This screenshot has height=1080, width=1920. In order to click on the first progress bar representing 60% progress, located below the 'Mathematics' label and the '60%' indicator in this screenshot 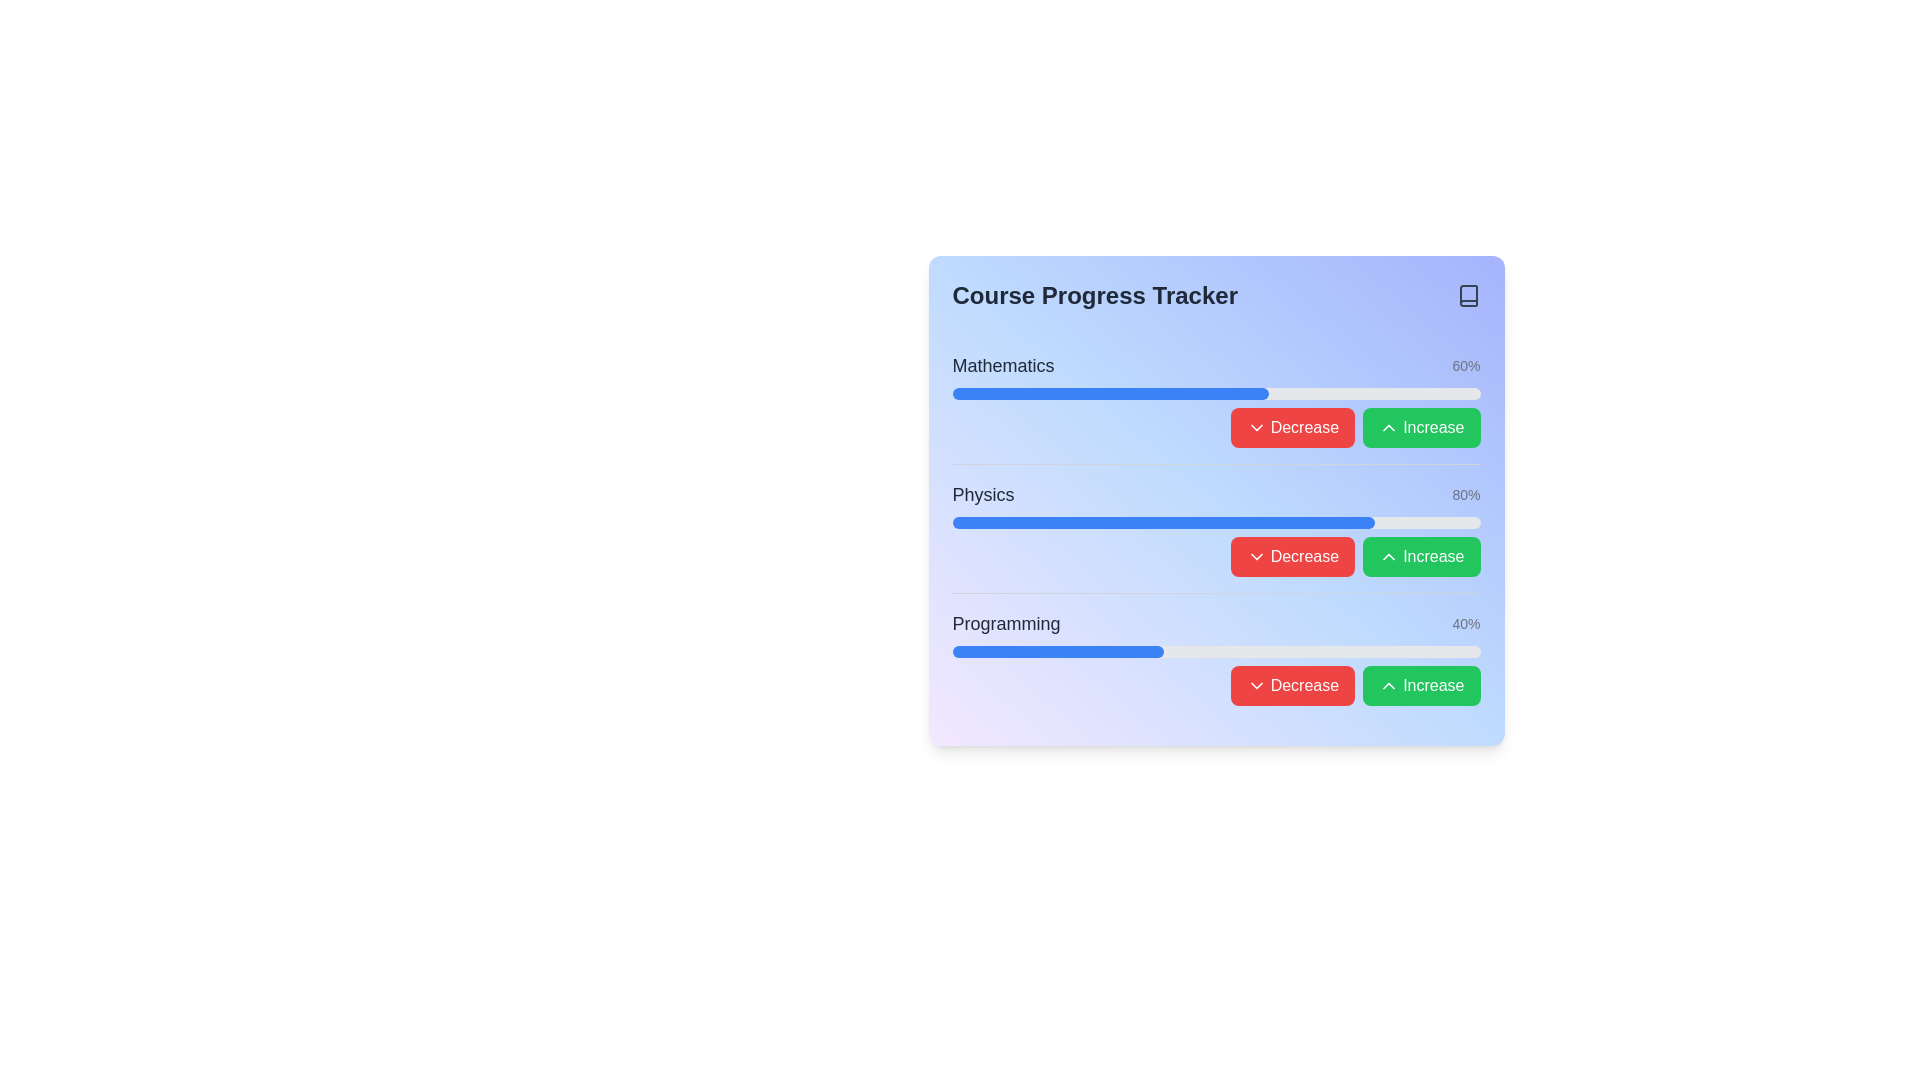, I will do `click(1215, 393)`.